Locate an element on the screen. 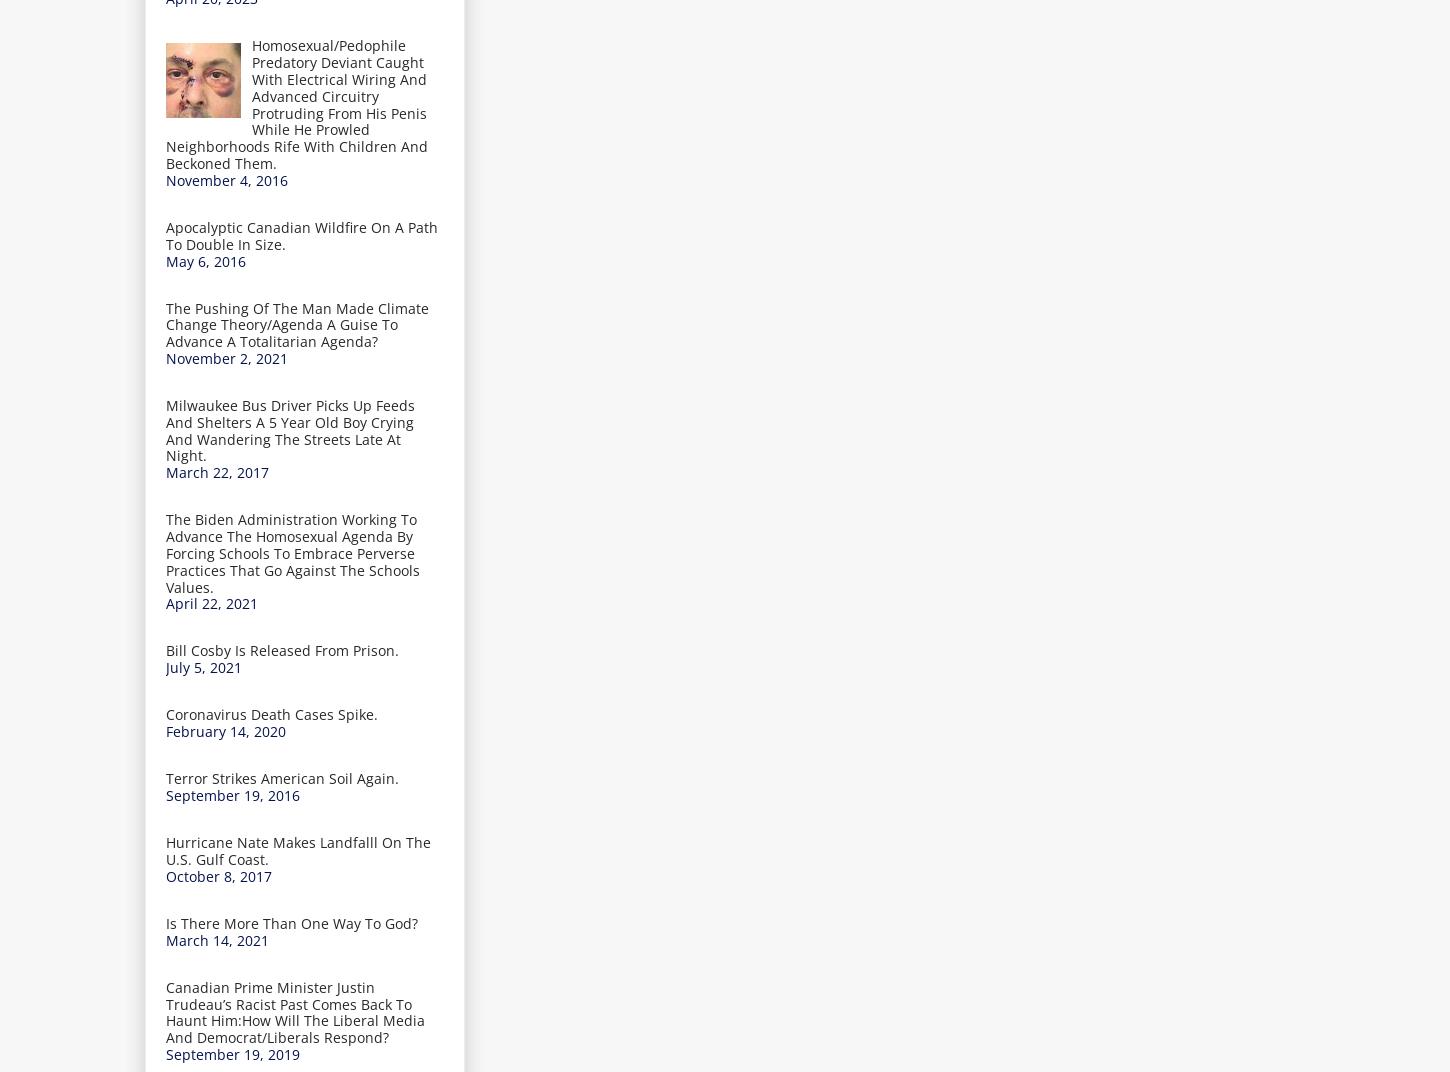 Image resolution: width=1450 pixels, height=1072 pixels. 'Milwaukee Bus Driver Picks Up Feeds And Shelters A 5 Year Old Boy Crying And Wandering The Streets Late At Night.' is located at coordinates (290, 429).